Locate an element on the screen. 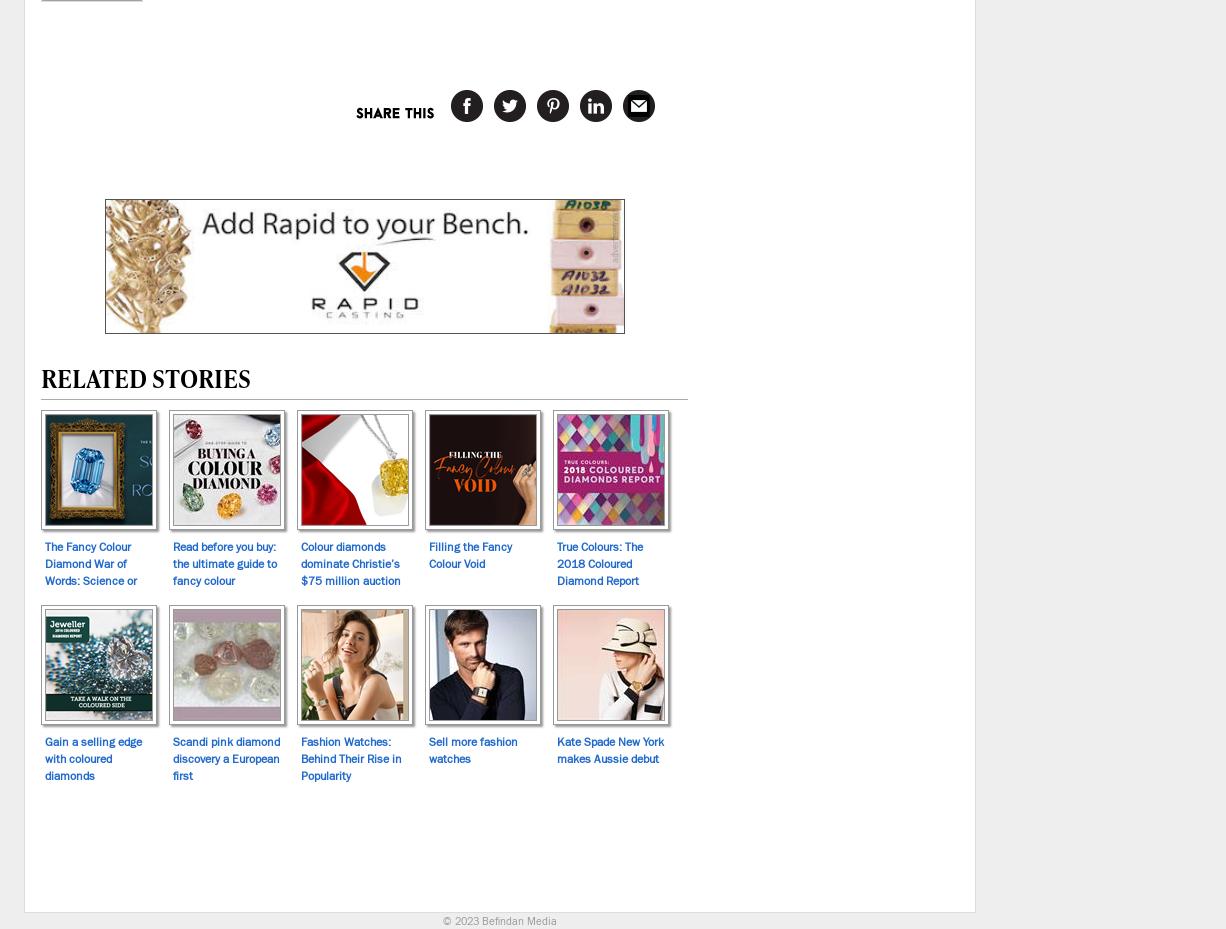 This screenshot has height=929, width=1226. 'Kate Spade New York makes Aussie debut' is located at coordinates (609, 748).